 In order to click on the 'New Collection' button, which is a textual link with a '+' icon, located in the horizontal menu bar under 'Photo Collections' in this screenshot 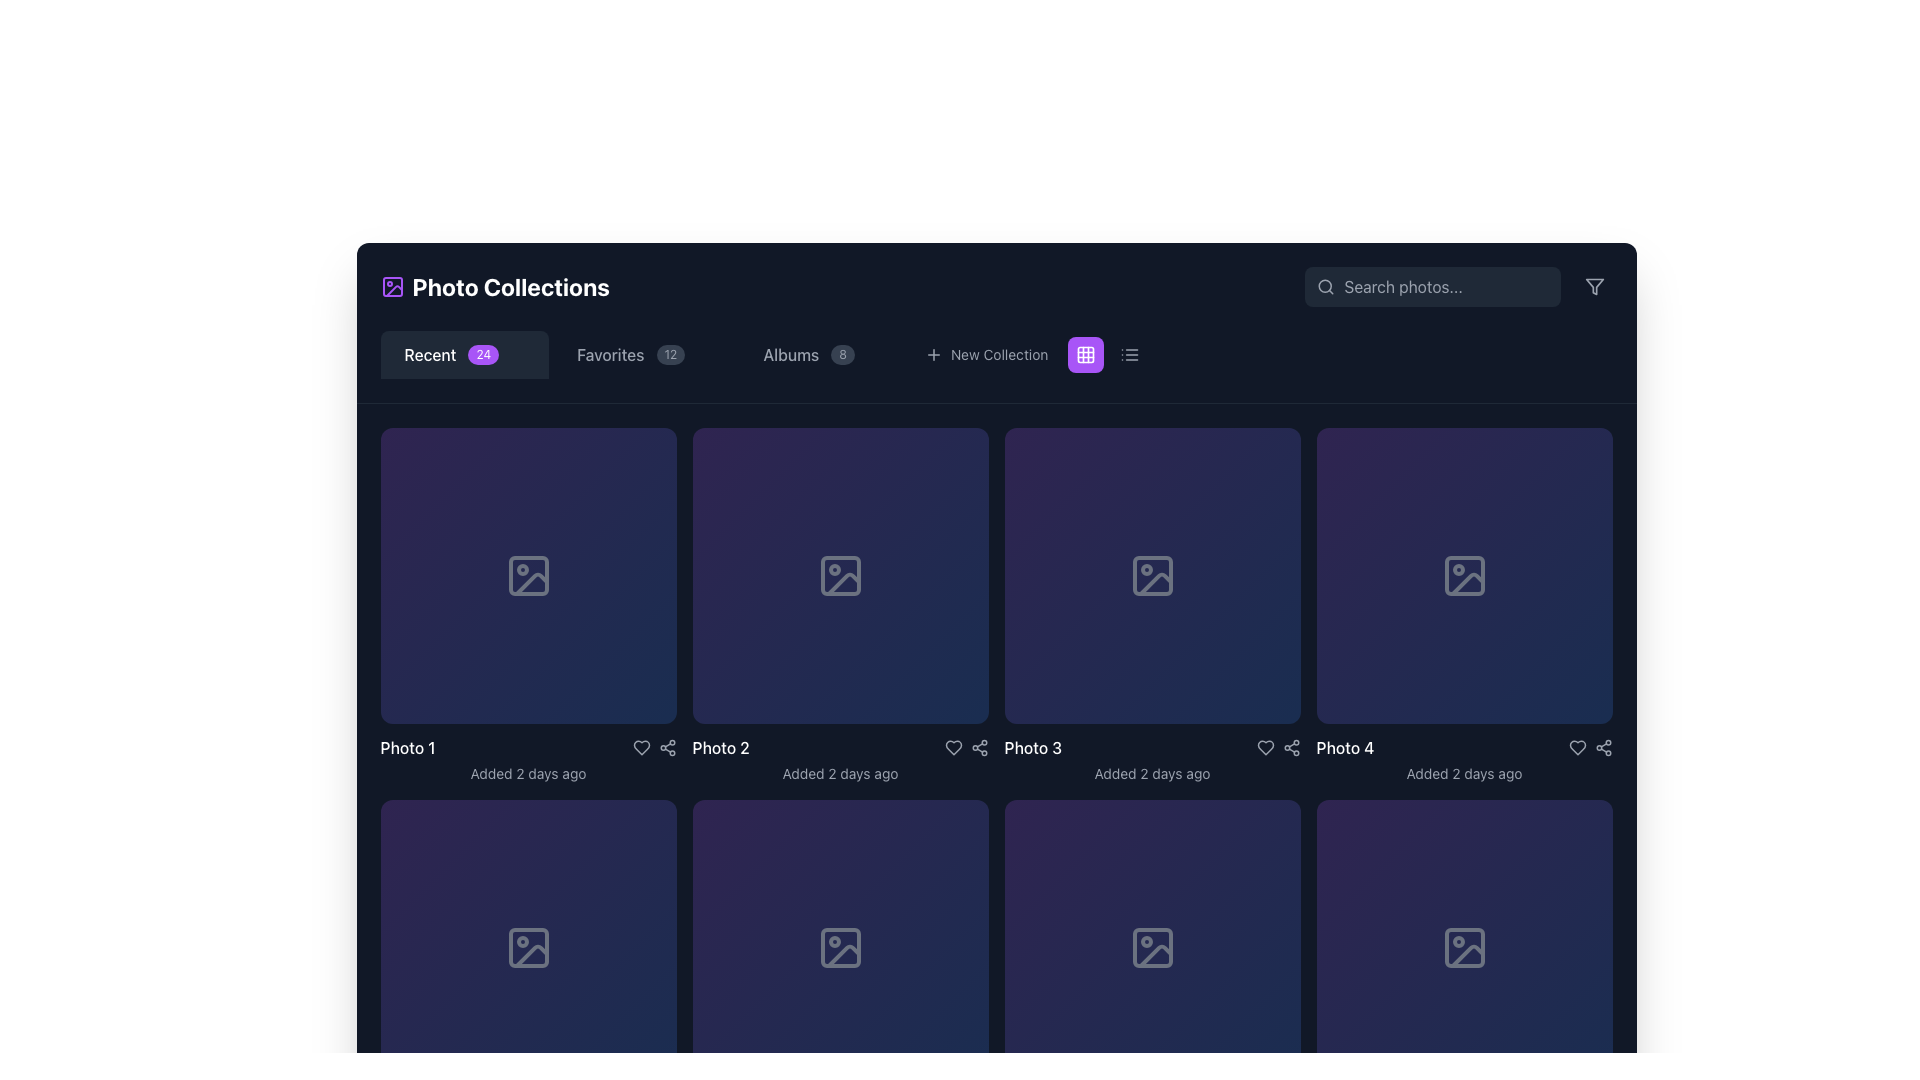, I will do `click(996, 353)`.